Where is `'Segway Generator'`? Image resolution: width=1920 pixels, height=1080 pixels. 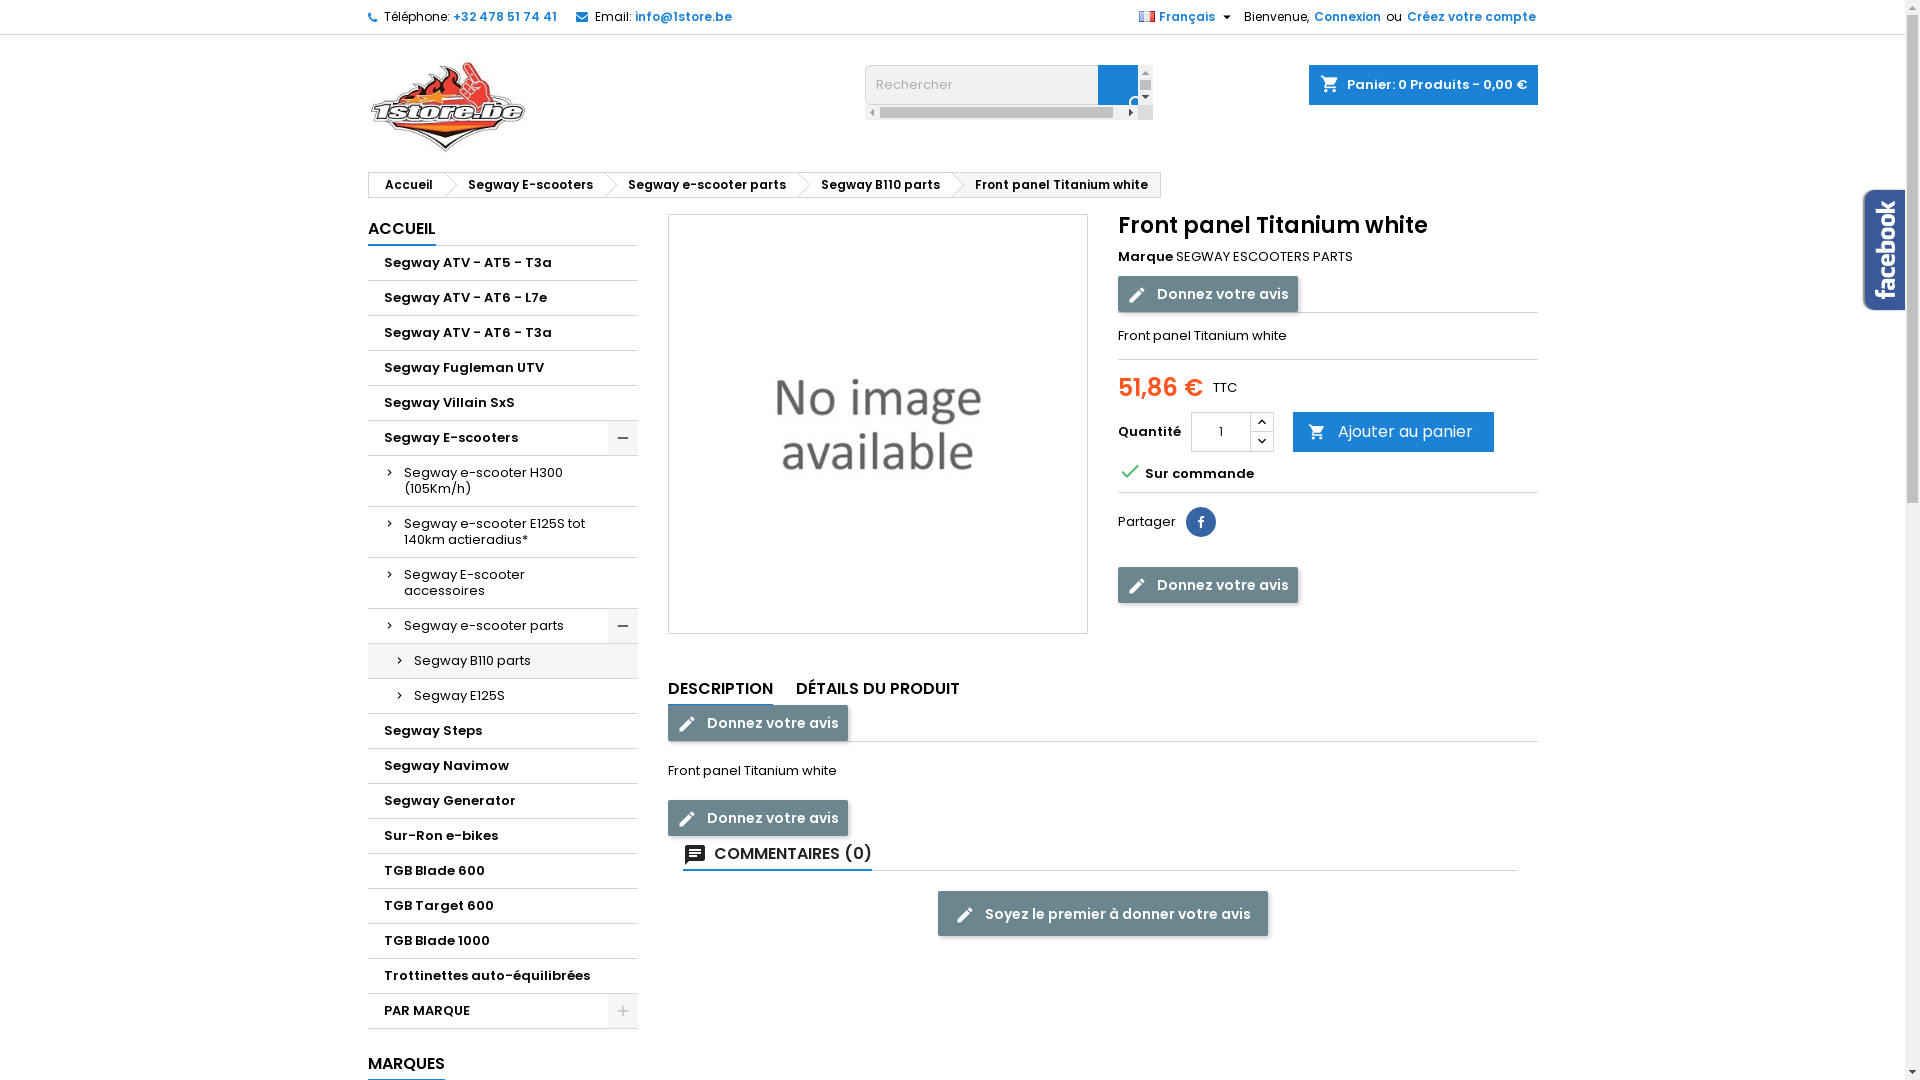 'Segway Generator' is located at coordinates (503, 800).